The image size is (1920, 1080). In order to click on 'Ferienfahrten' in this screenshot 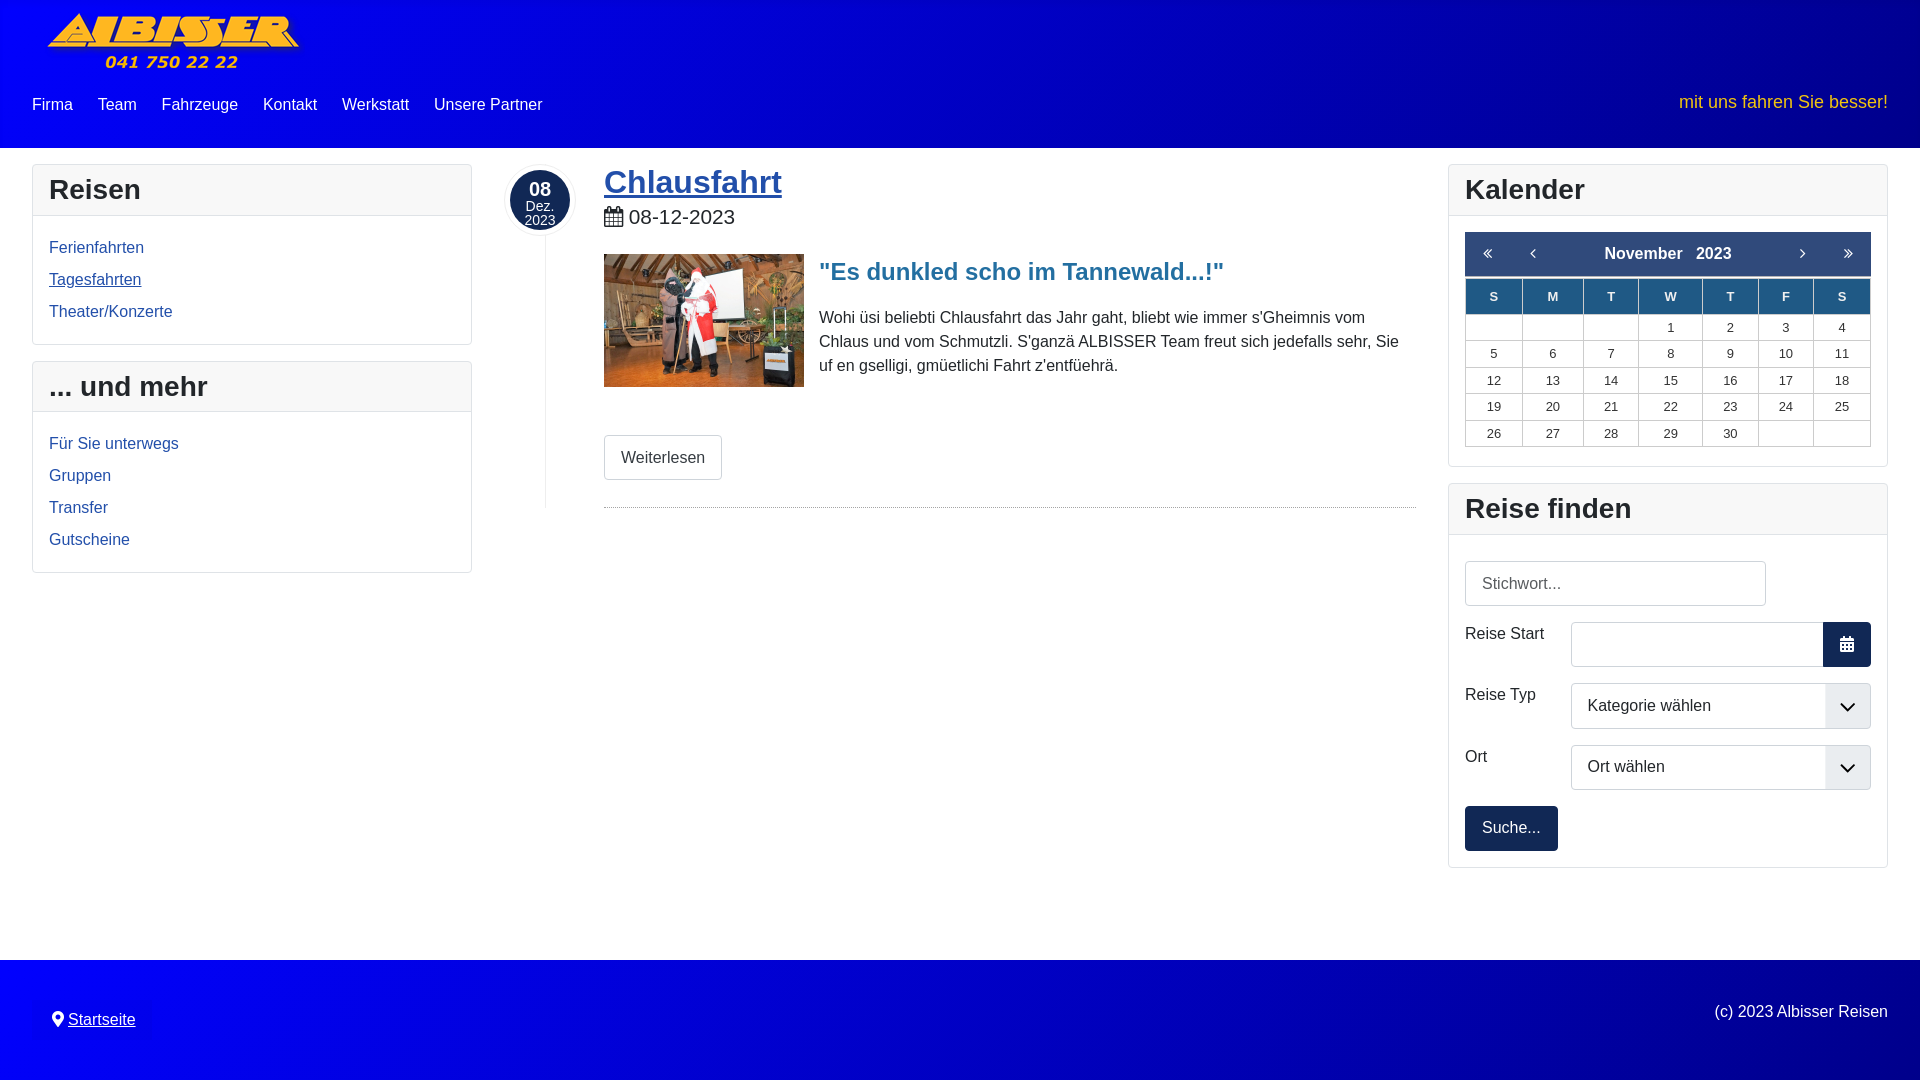, I will do `click(95, 246)`.